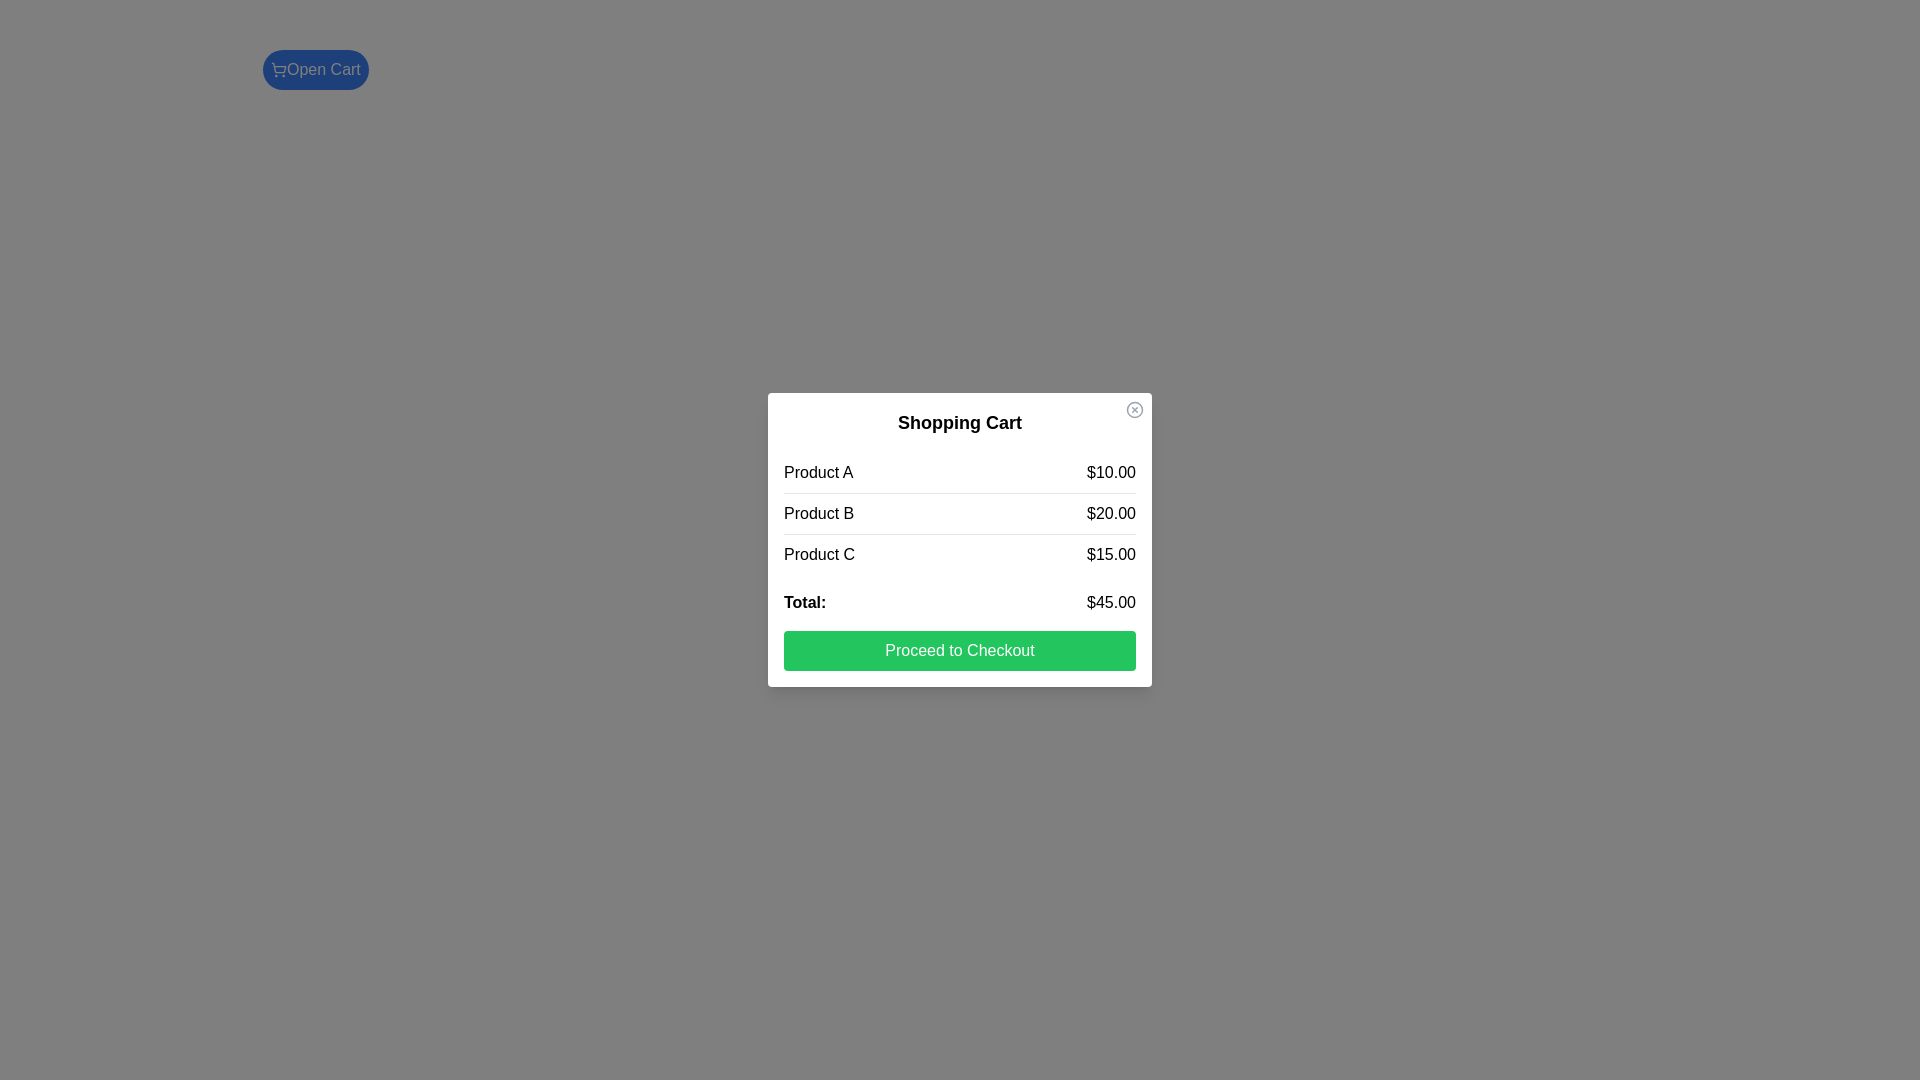 Image resolution: width=1920 pixels, height=1080 pixels. What do you see at coordinates (314, 68) in the screenshot?
I see `the prominent shopping cart button located in the top-left corner of the interface` at bounding box center [314, 68].